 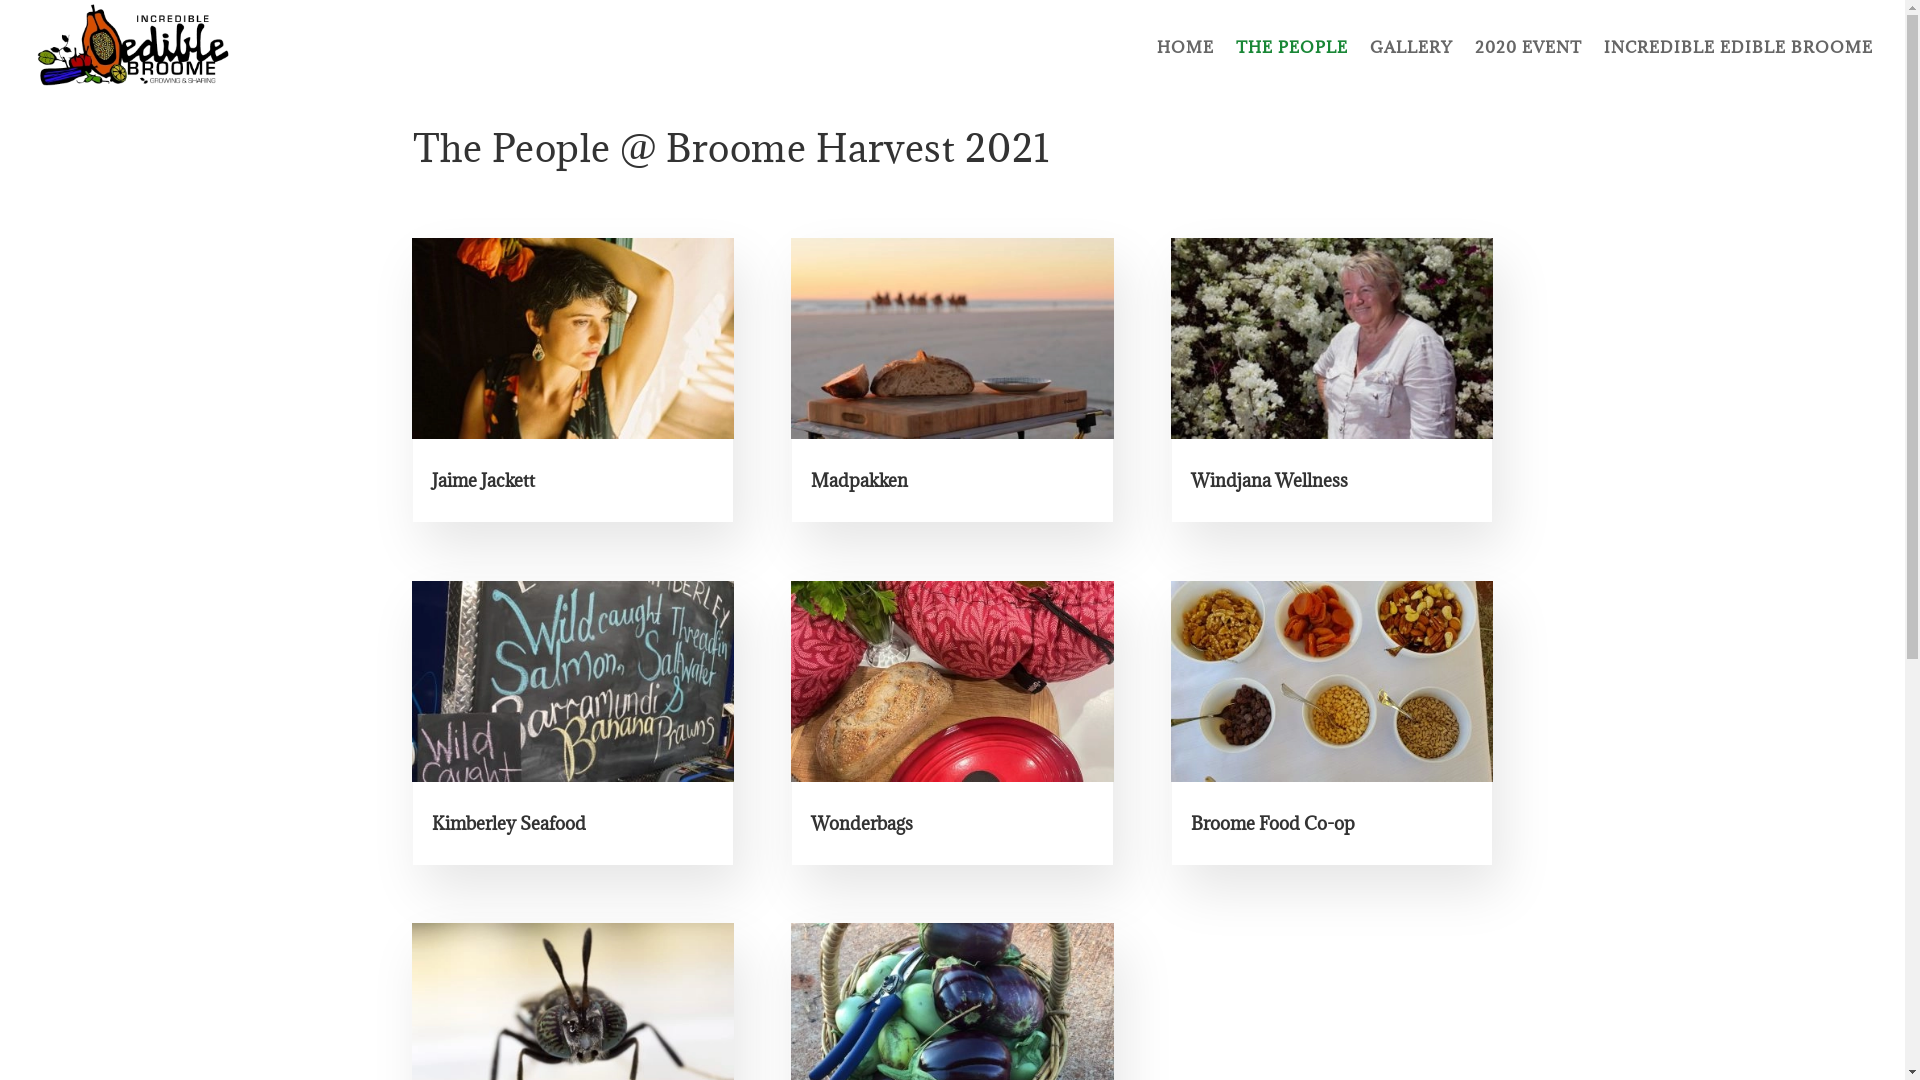 What do you see at coordinates (1185, 65) in the screenshot?
I see `'HOME'` at bounding box center [1185, 65].